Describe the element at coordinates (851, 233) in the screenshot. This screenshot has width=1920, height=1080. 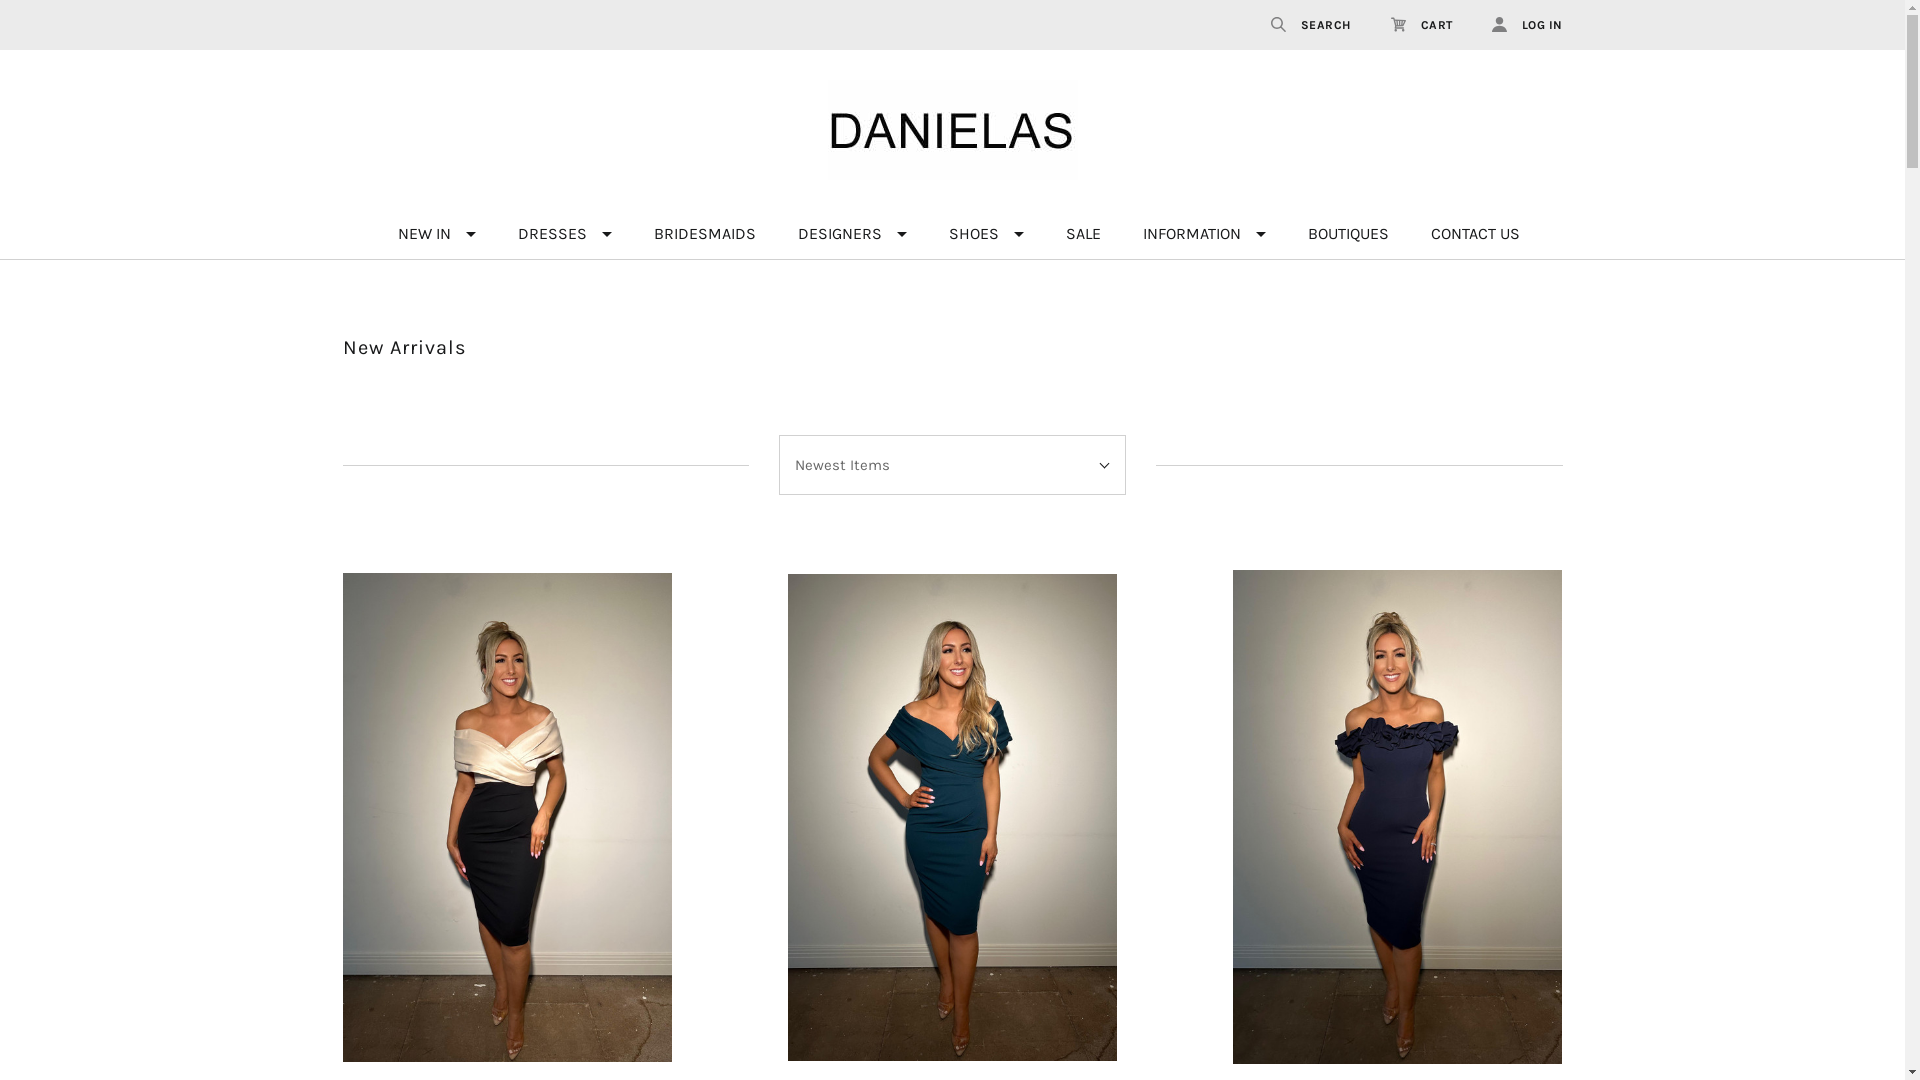
I see `'DESIGNERS'` at that location.